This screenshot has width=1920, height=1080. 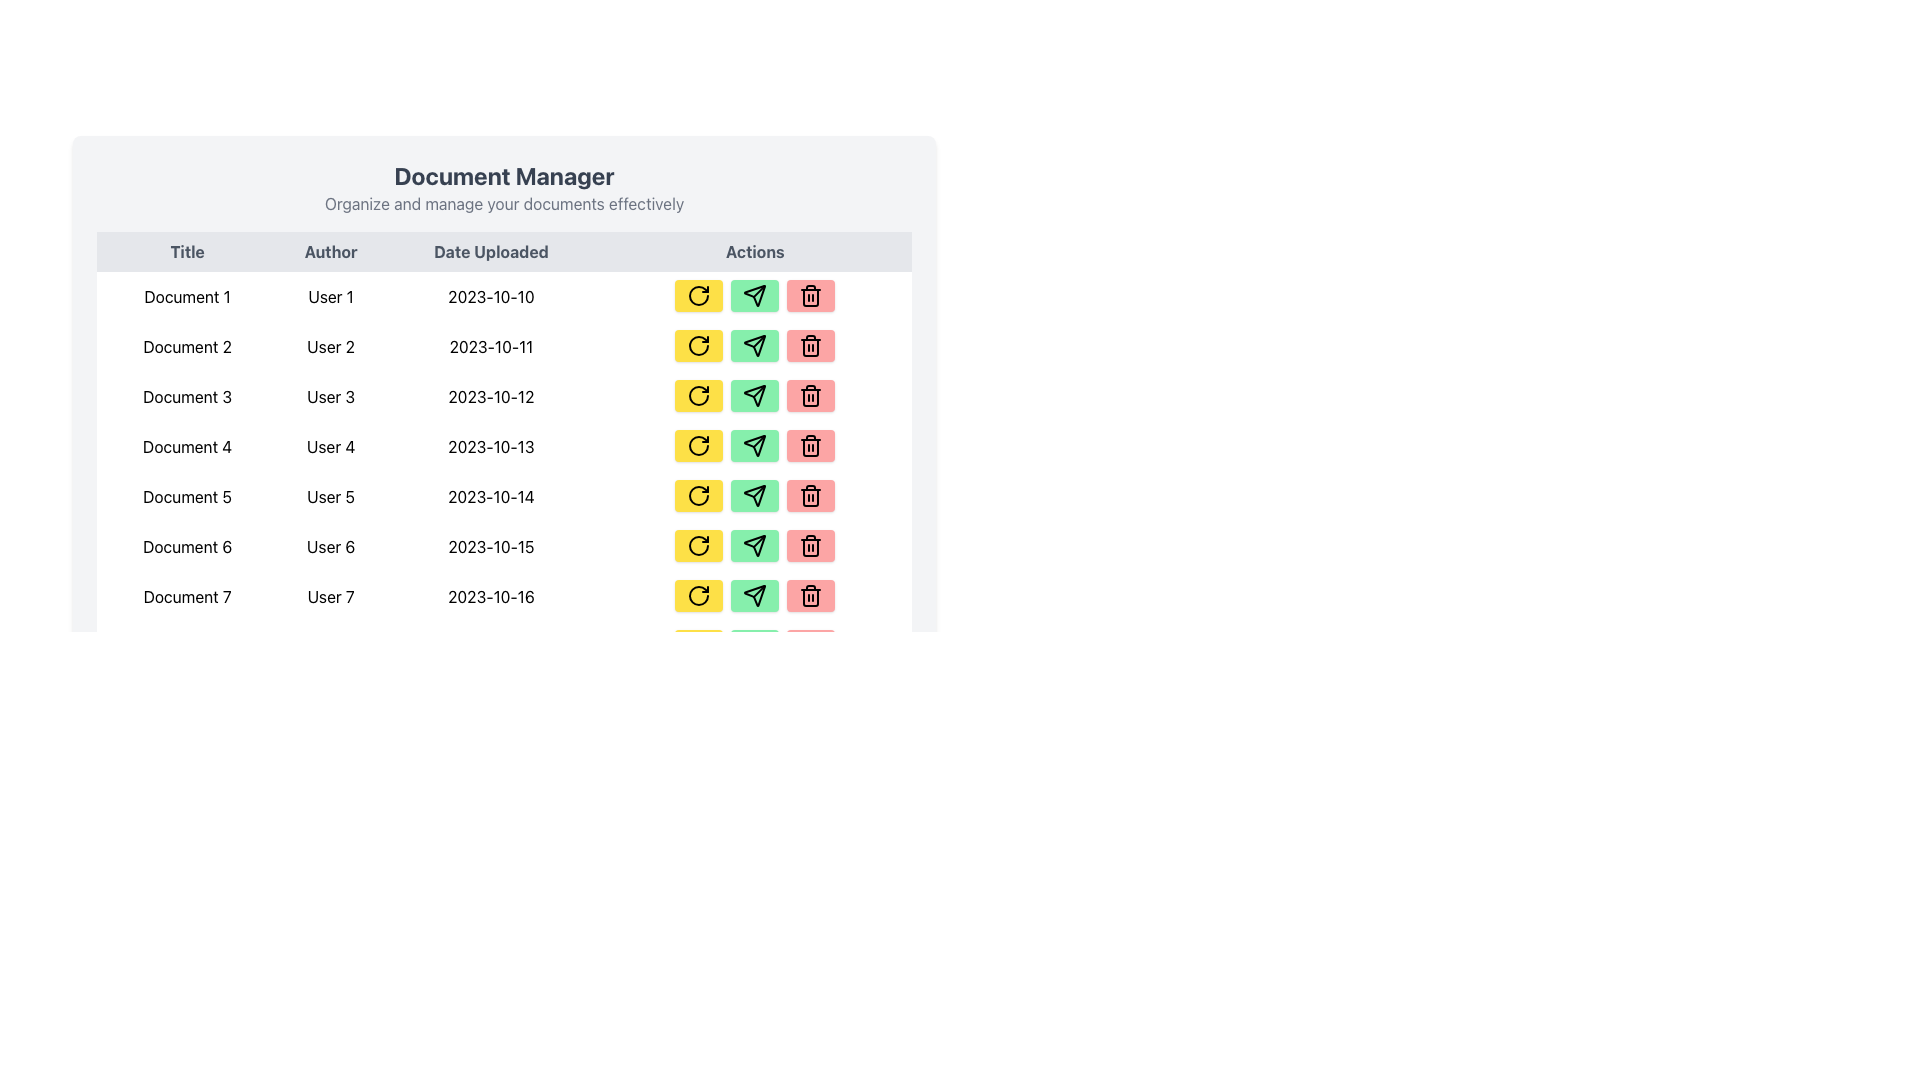 What do you see at coordinates (754, 445) in the screenshot?
I see `the green upward-pointing paper airplane icon in the Actions column for 'Document 4' in the Document Manager table` at bounding box center [754, 445].